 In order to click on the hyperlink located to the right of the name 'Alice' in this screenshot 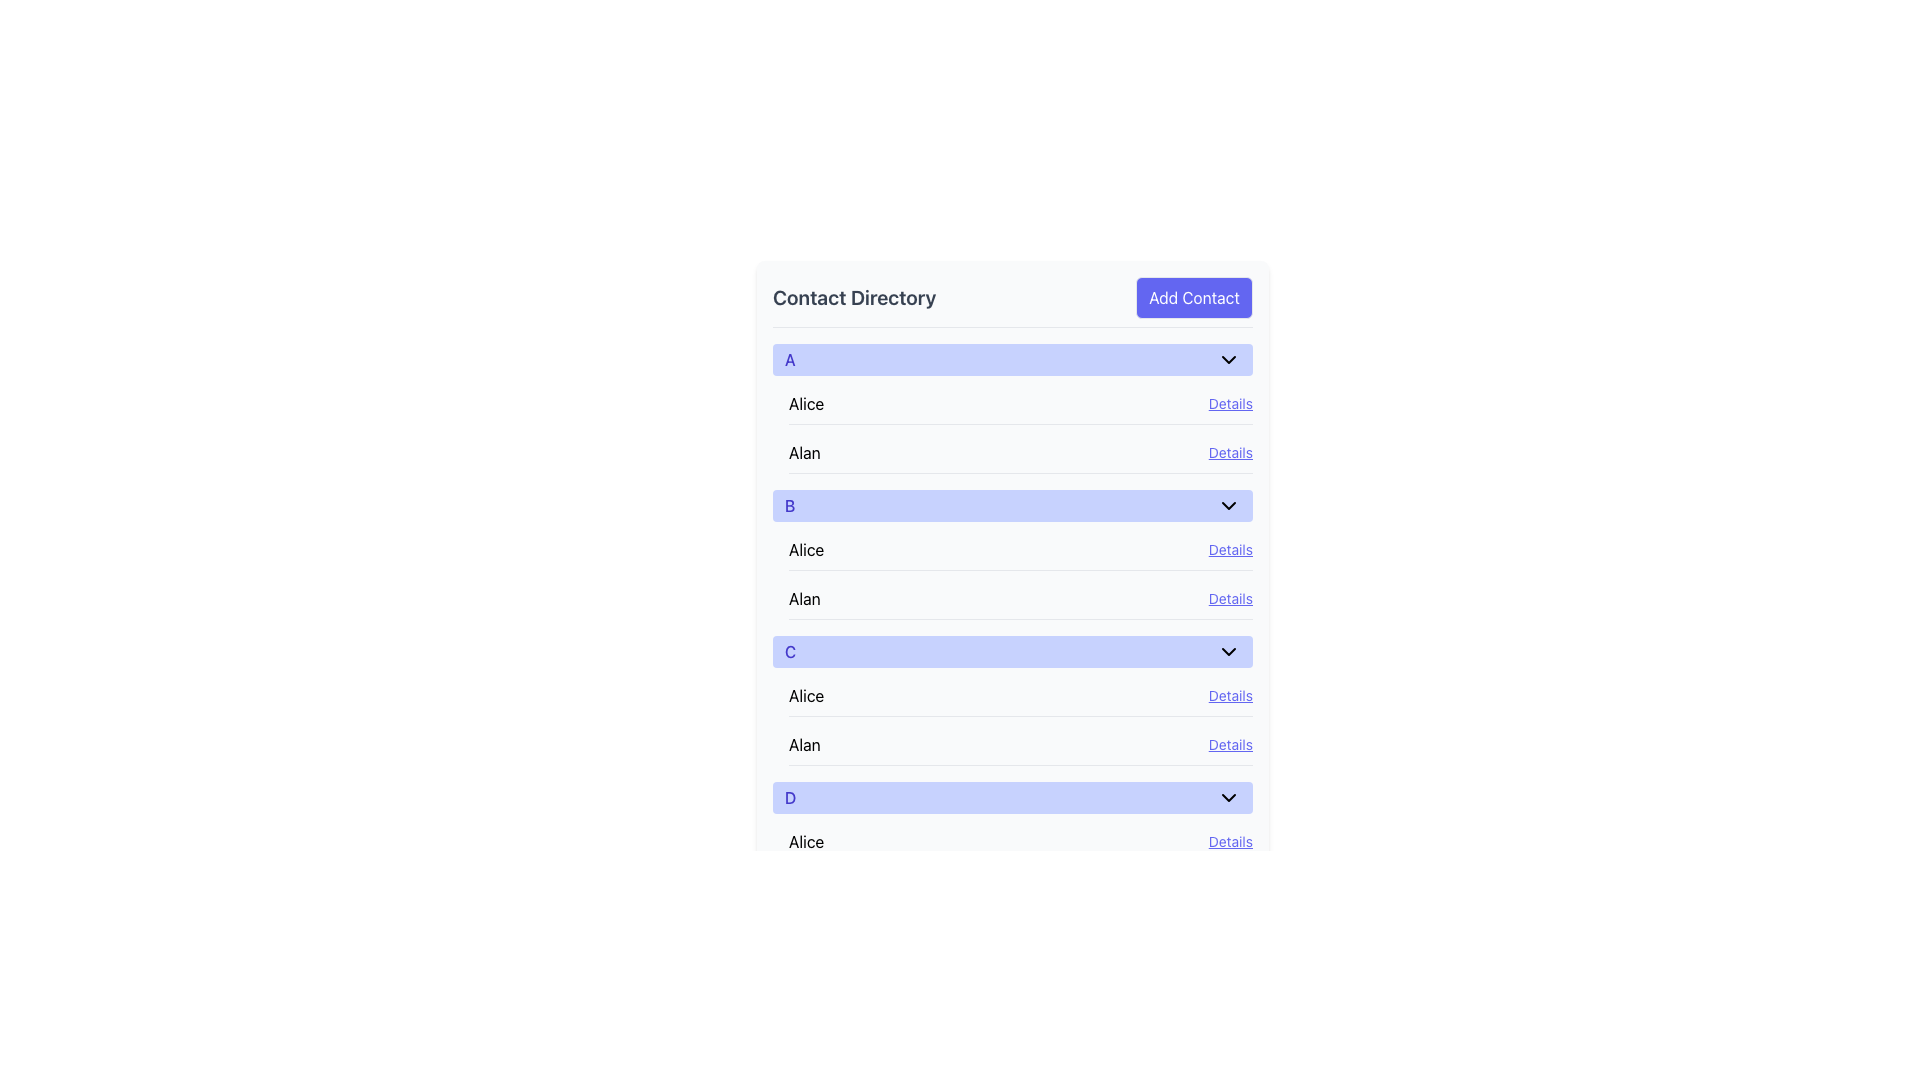, I will do `click(1229, 404)`.